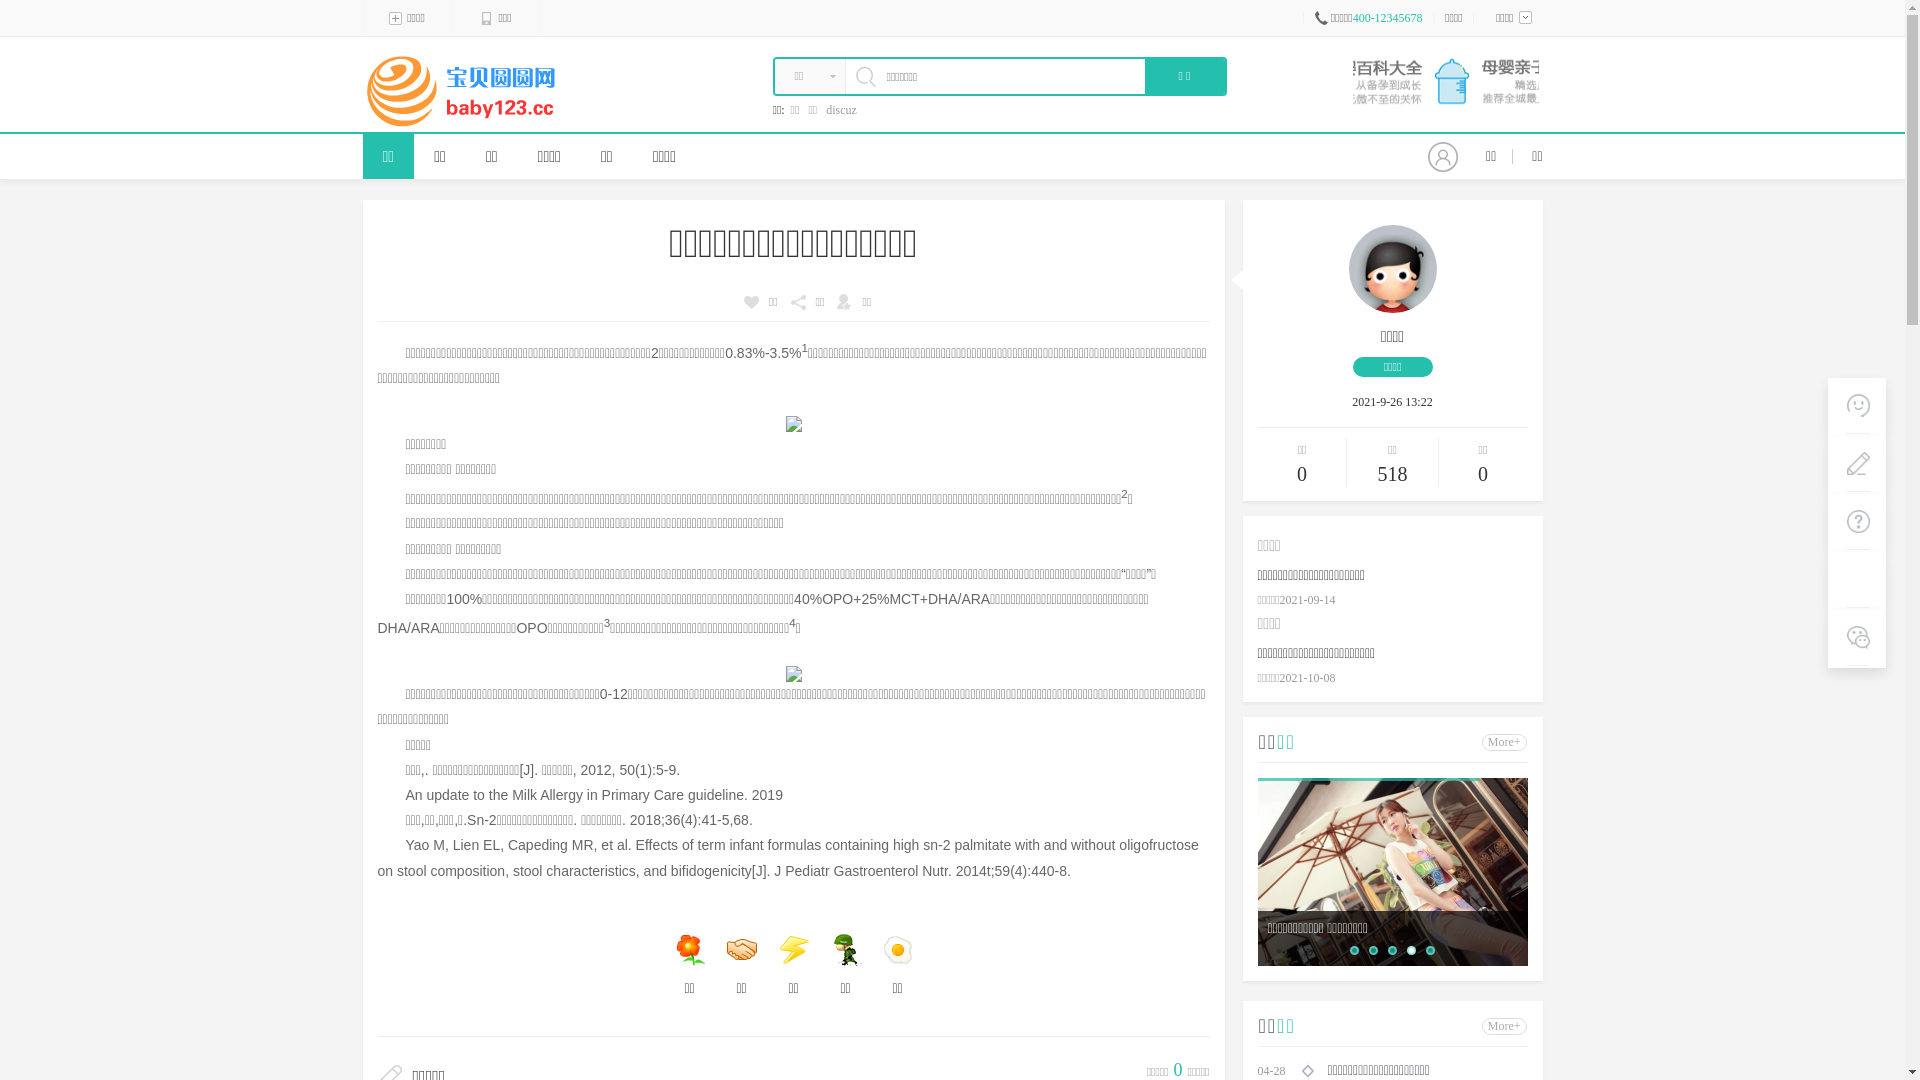  Describe the element at coordinates (822, 110) in the screenshot. I see `'discuz'` at that location.